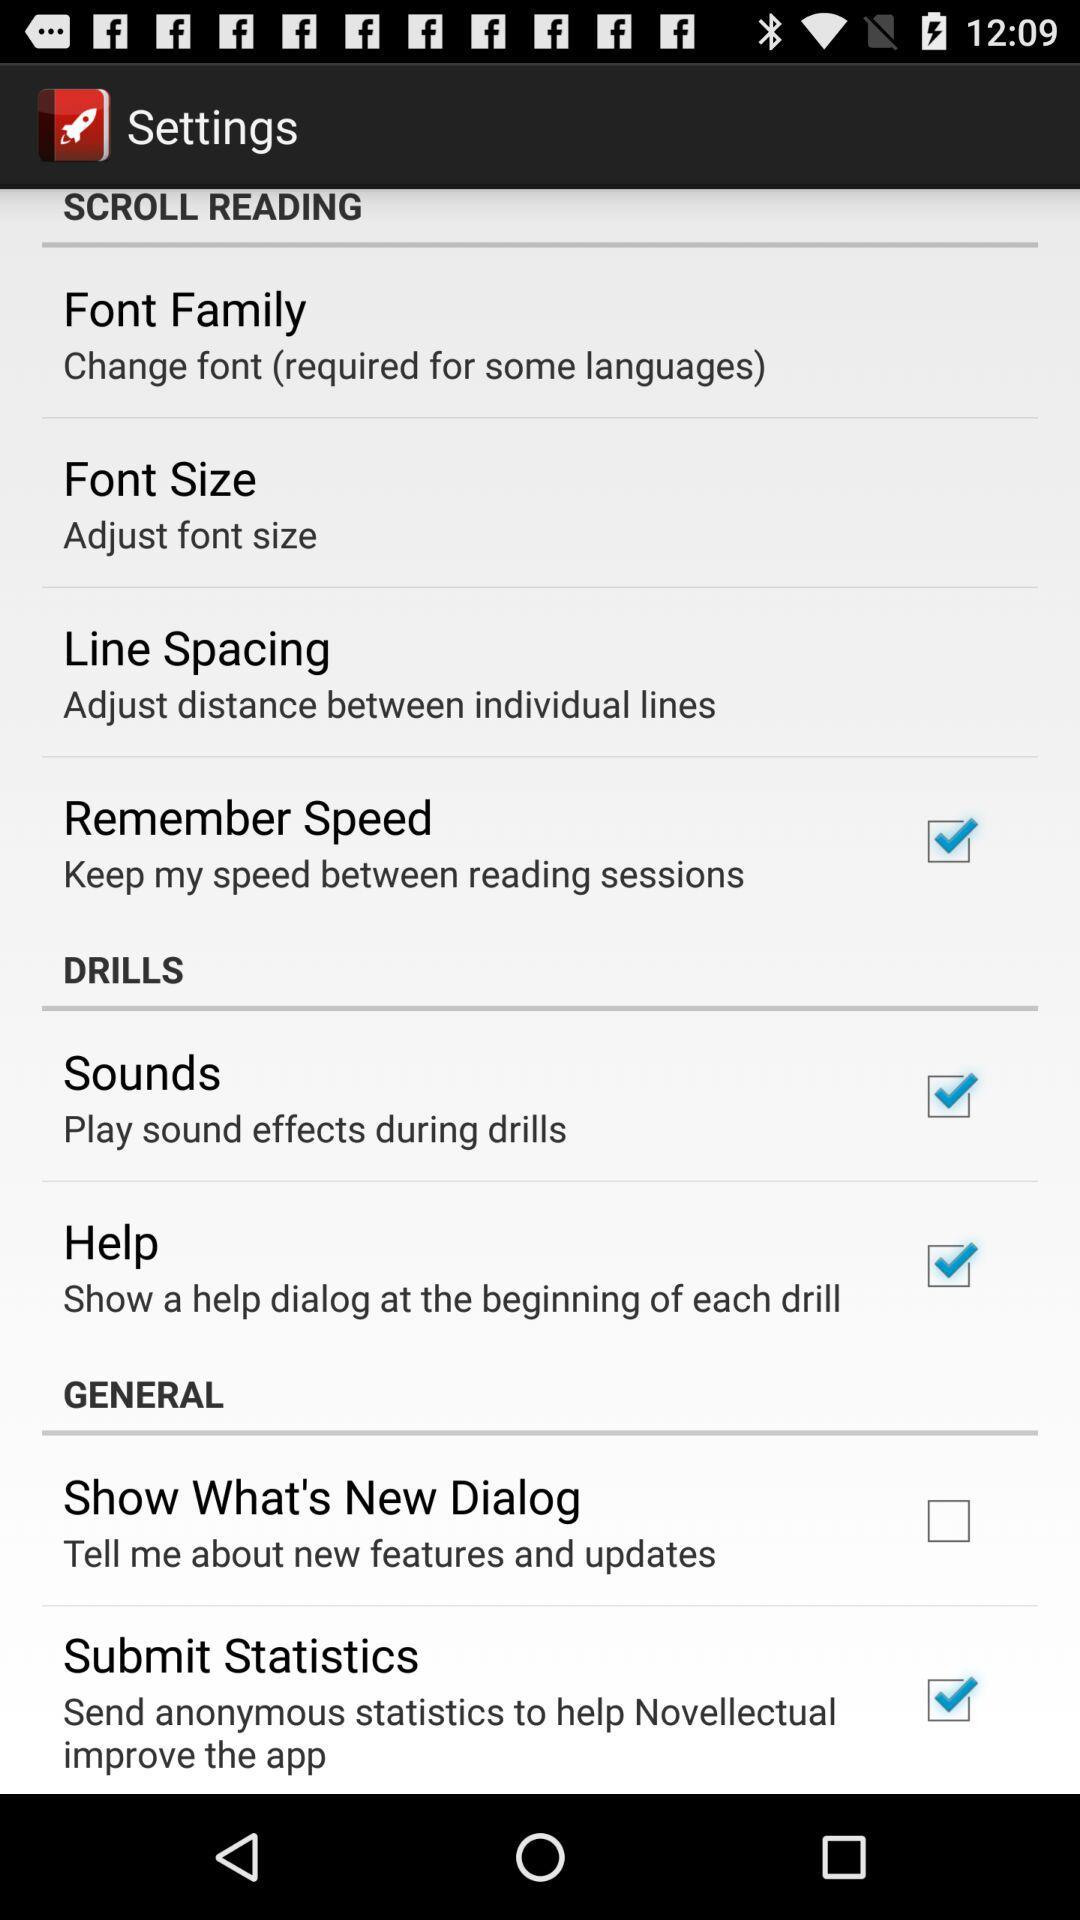  I want to click on app above tell me about item, so click(321, 1495).